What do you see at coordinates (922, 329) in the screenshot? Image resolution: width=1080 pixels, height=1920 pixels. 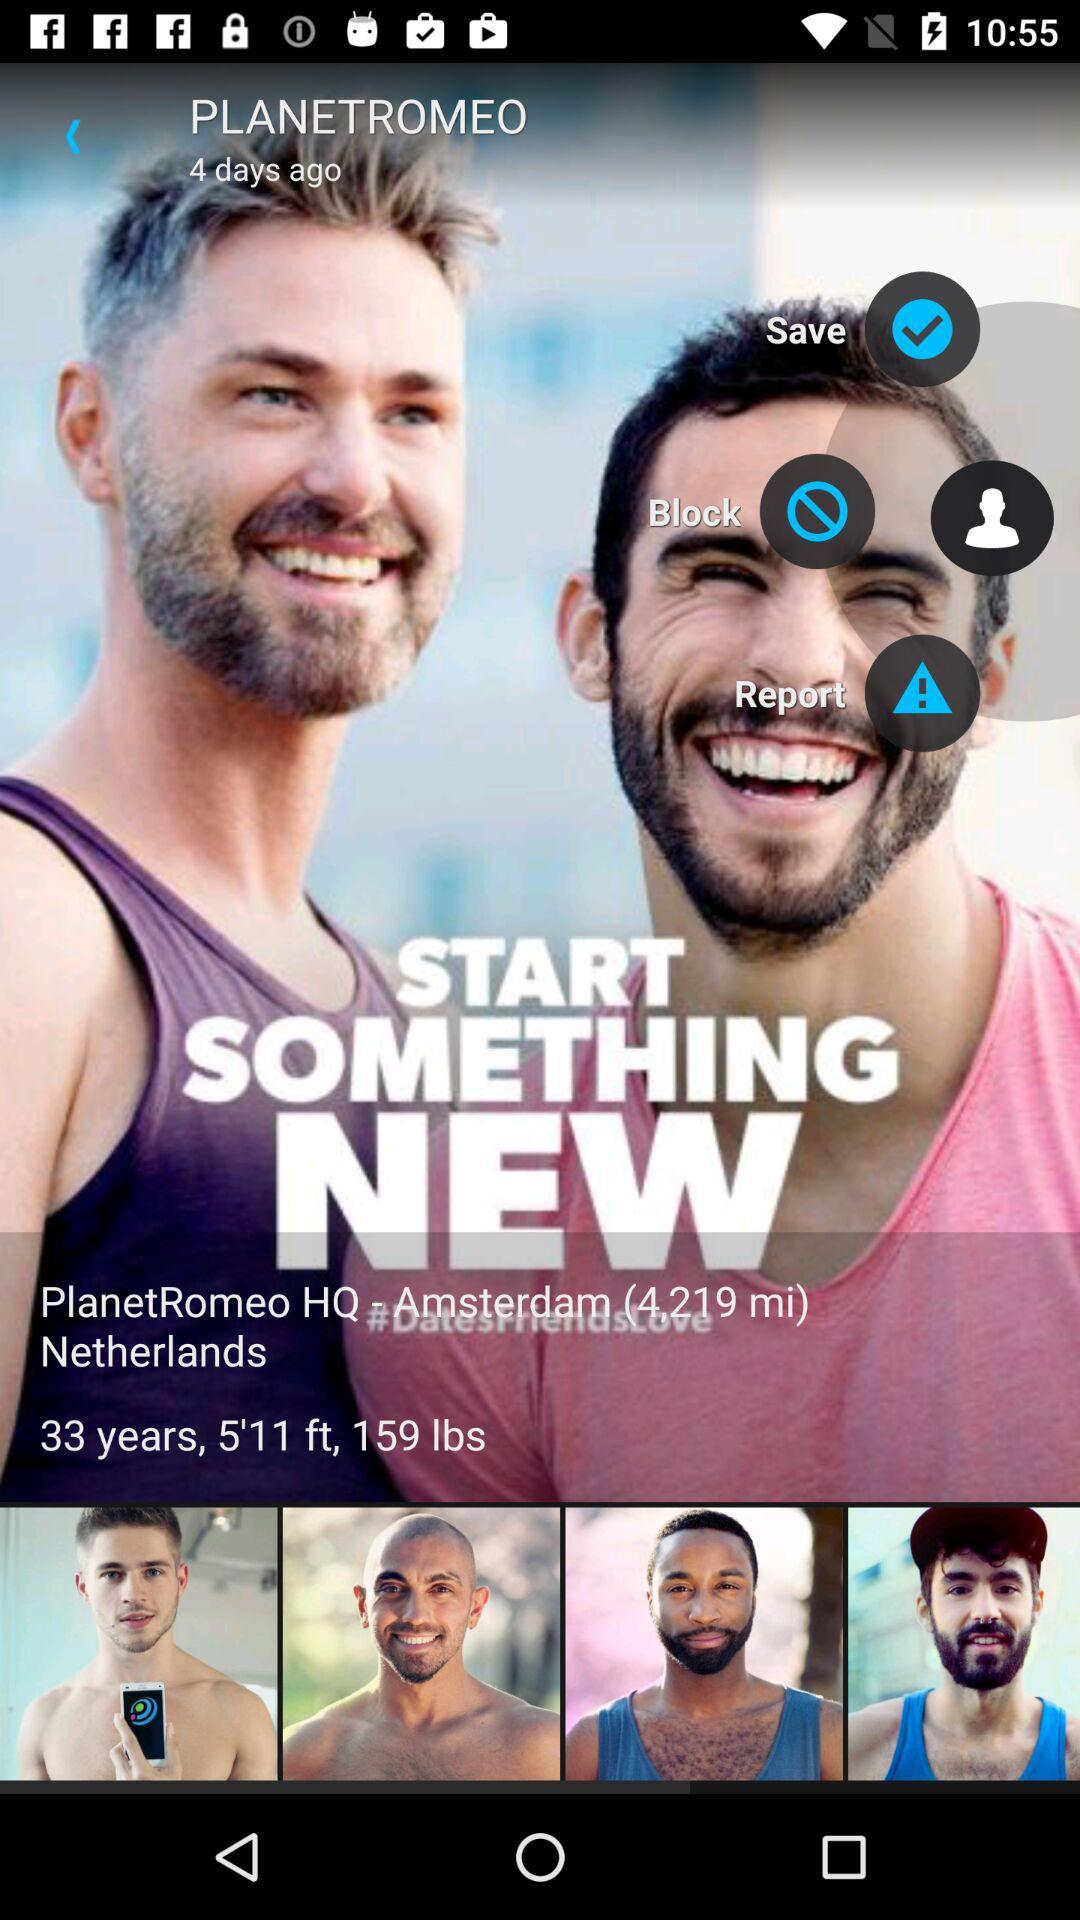 I see `the check icon` at bounding box center [922, 329].